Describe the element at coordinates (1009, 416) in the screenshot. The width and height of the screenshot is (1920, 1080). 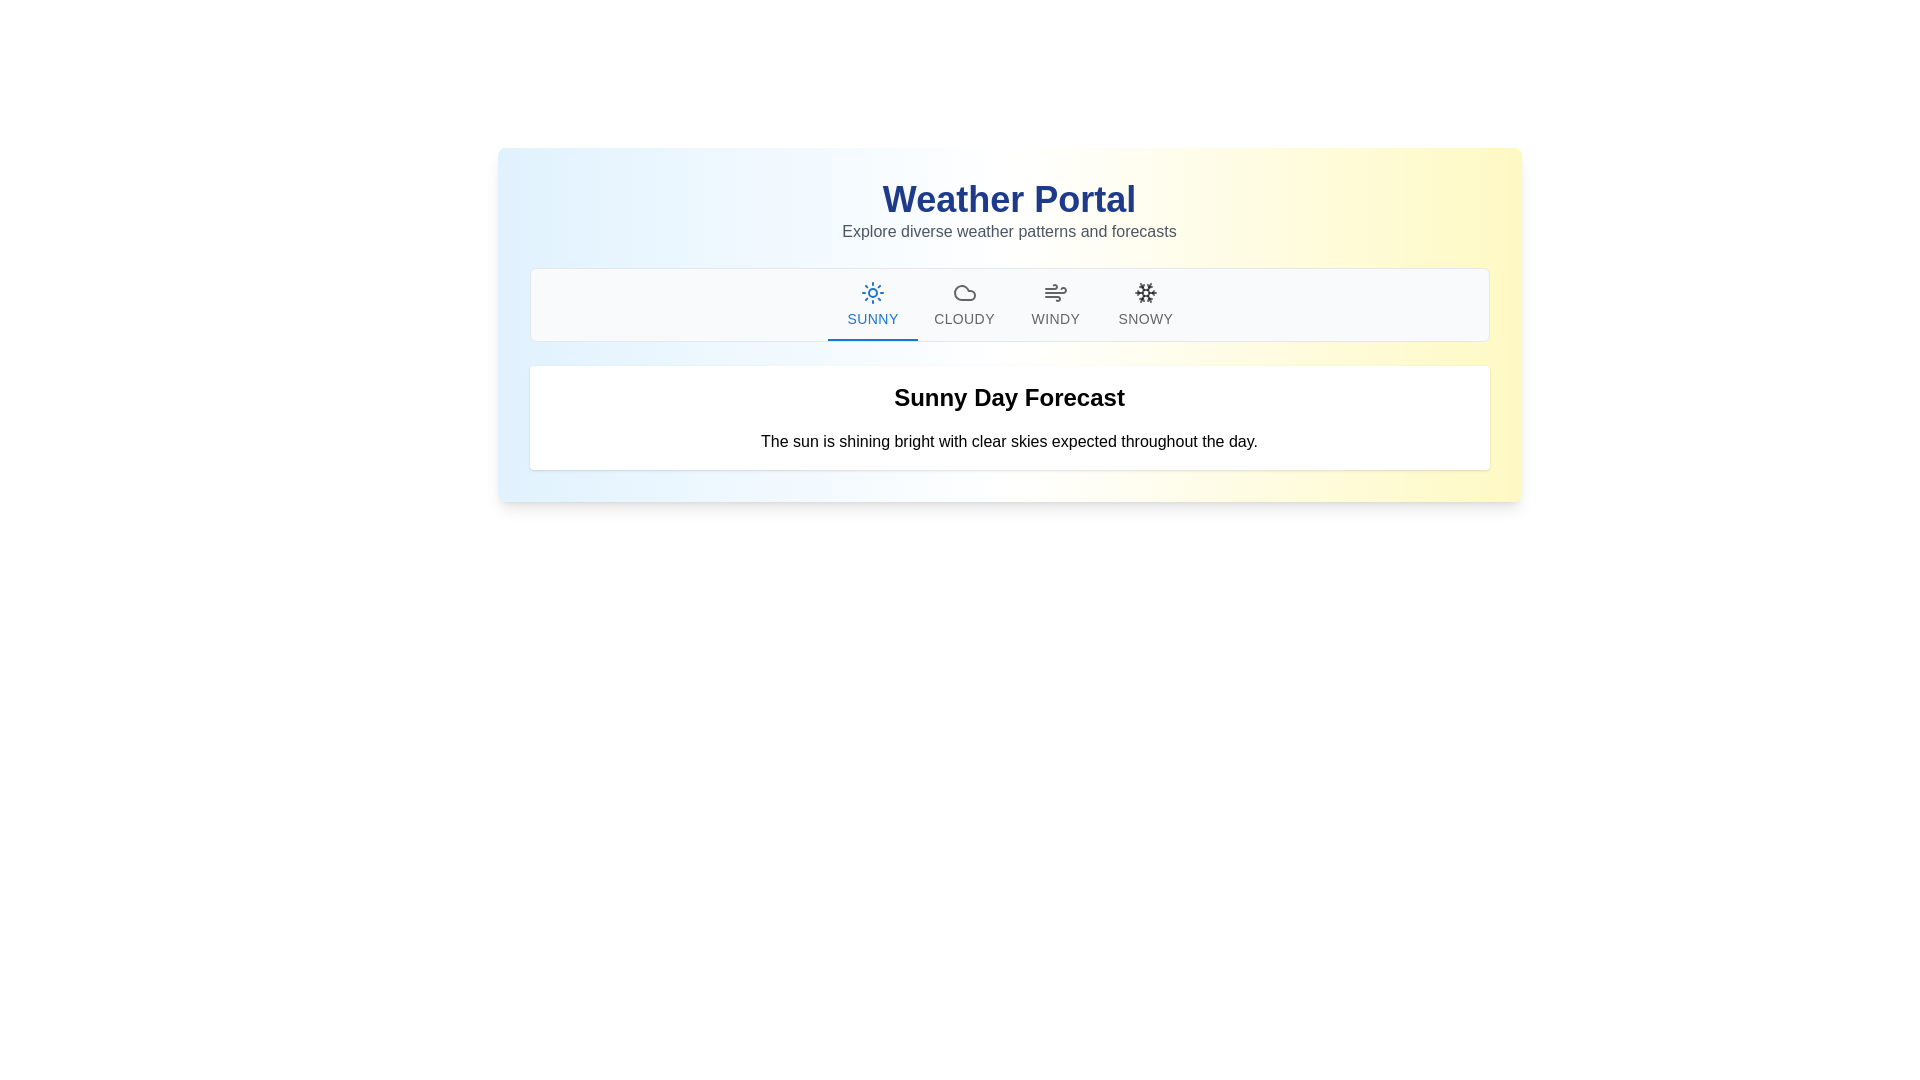
I see `the Information Panel titled 'Sunny Day Forecast' which contains the description 'The sun is shining bright with clear skies expected throughout the day.'` at that location.